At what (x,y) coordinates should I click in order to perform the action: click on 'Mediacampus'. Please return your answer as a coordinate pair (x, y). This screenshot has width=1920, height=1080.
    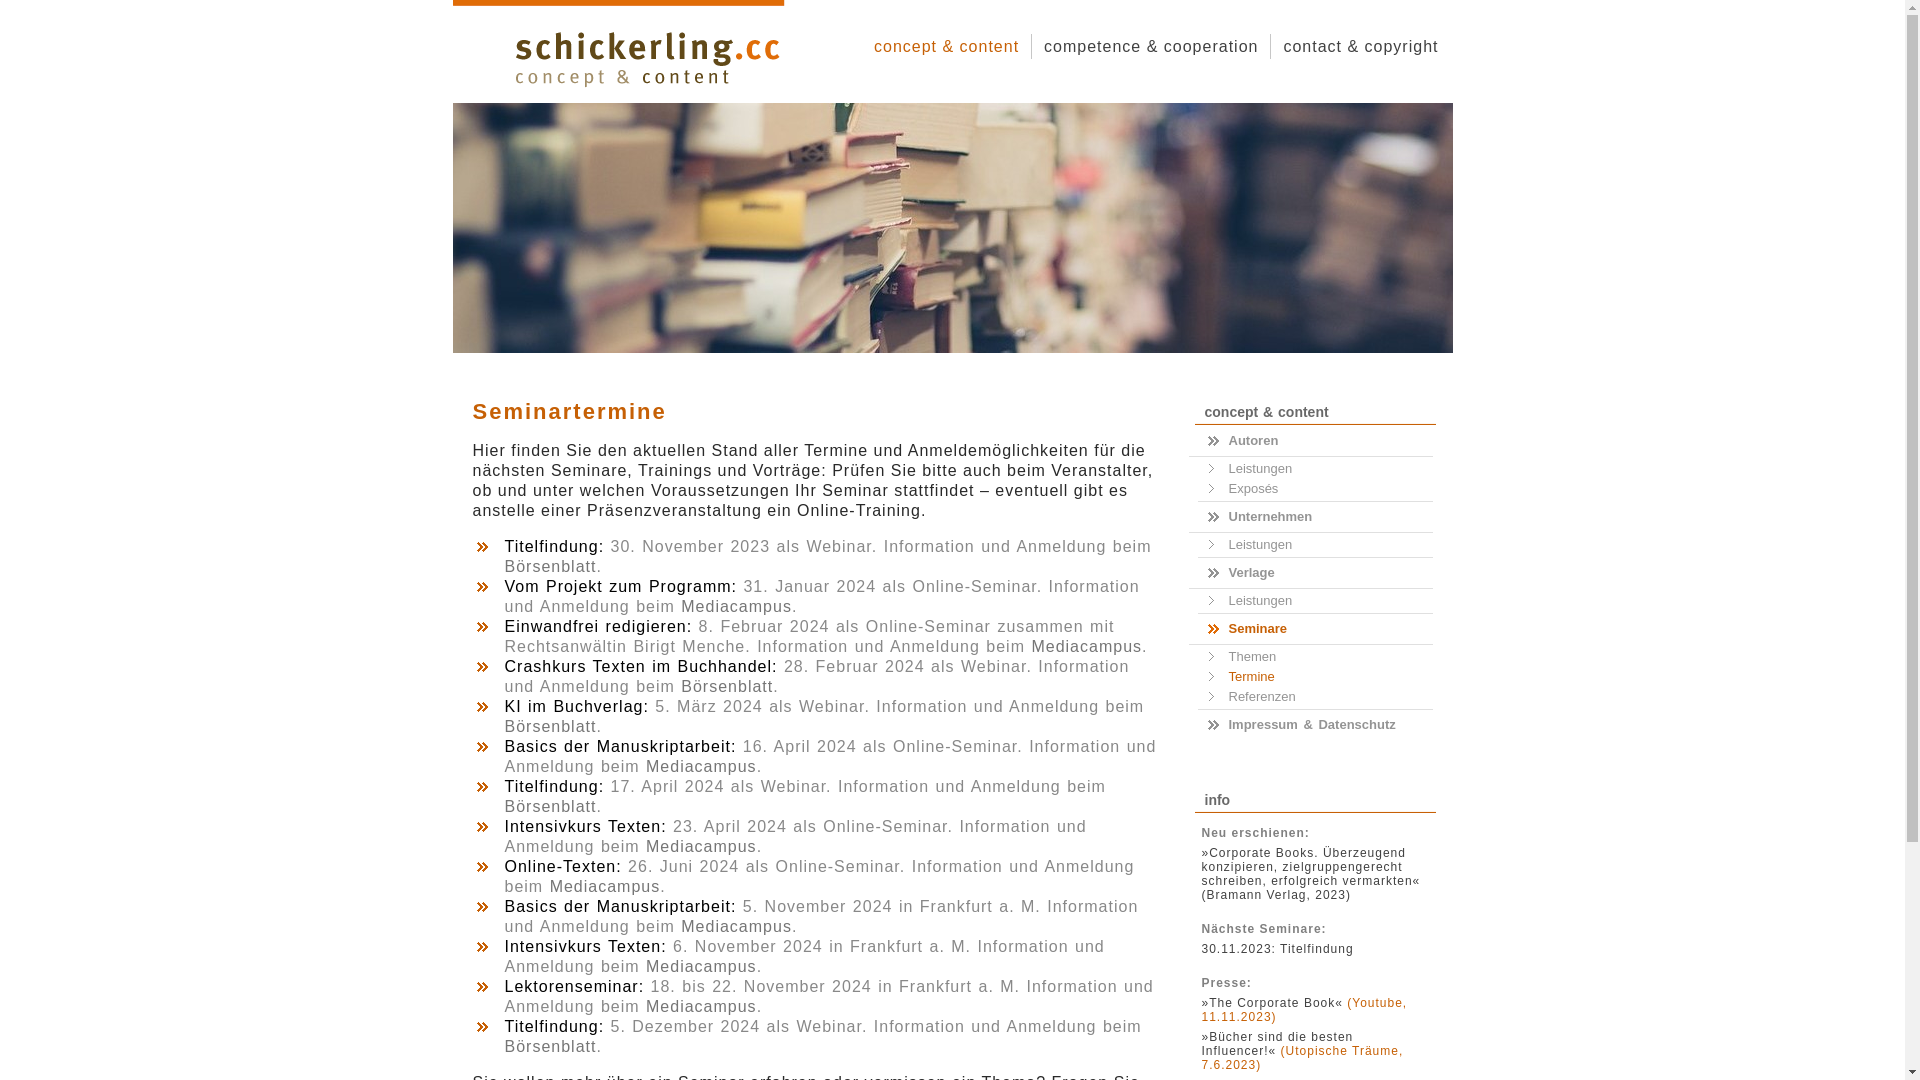
    Looking at the image, I should click on (550, 885).